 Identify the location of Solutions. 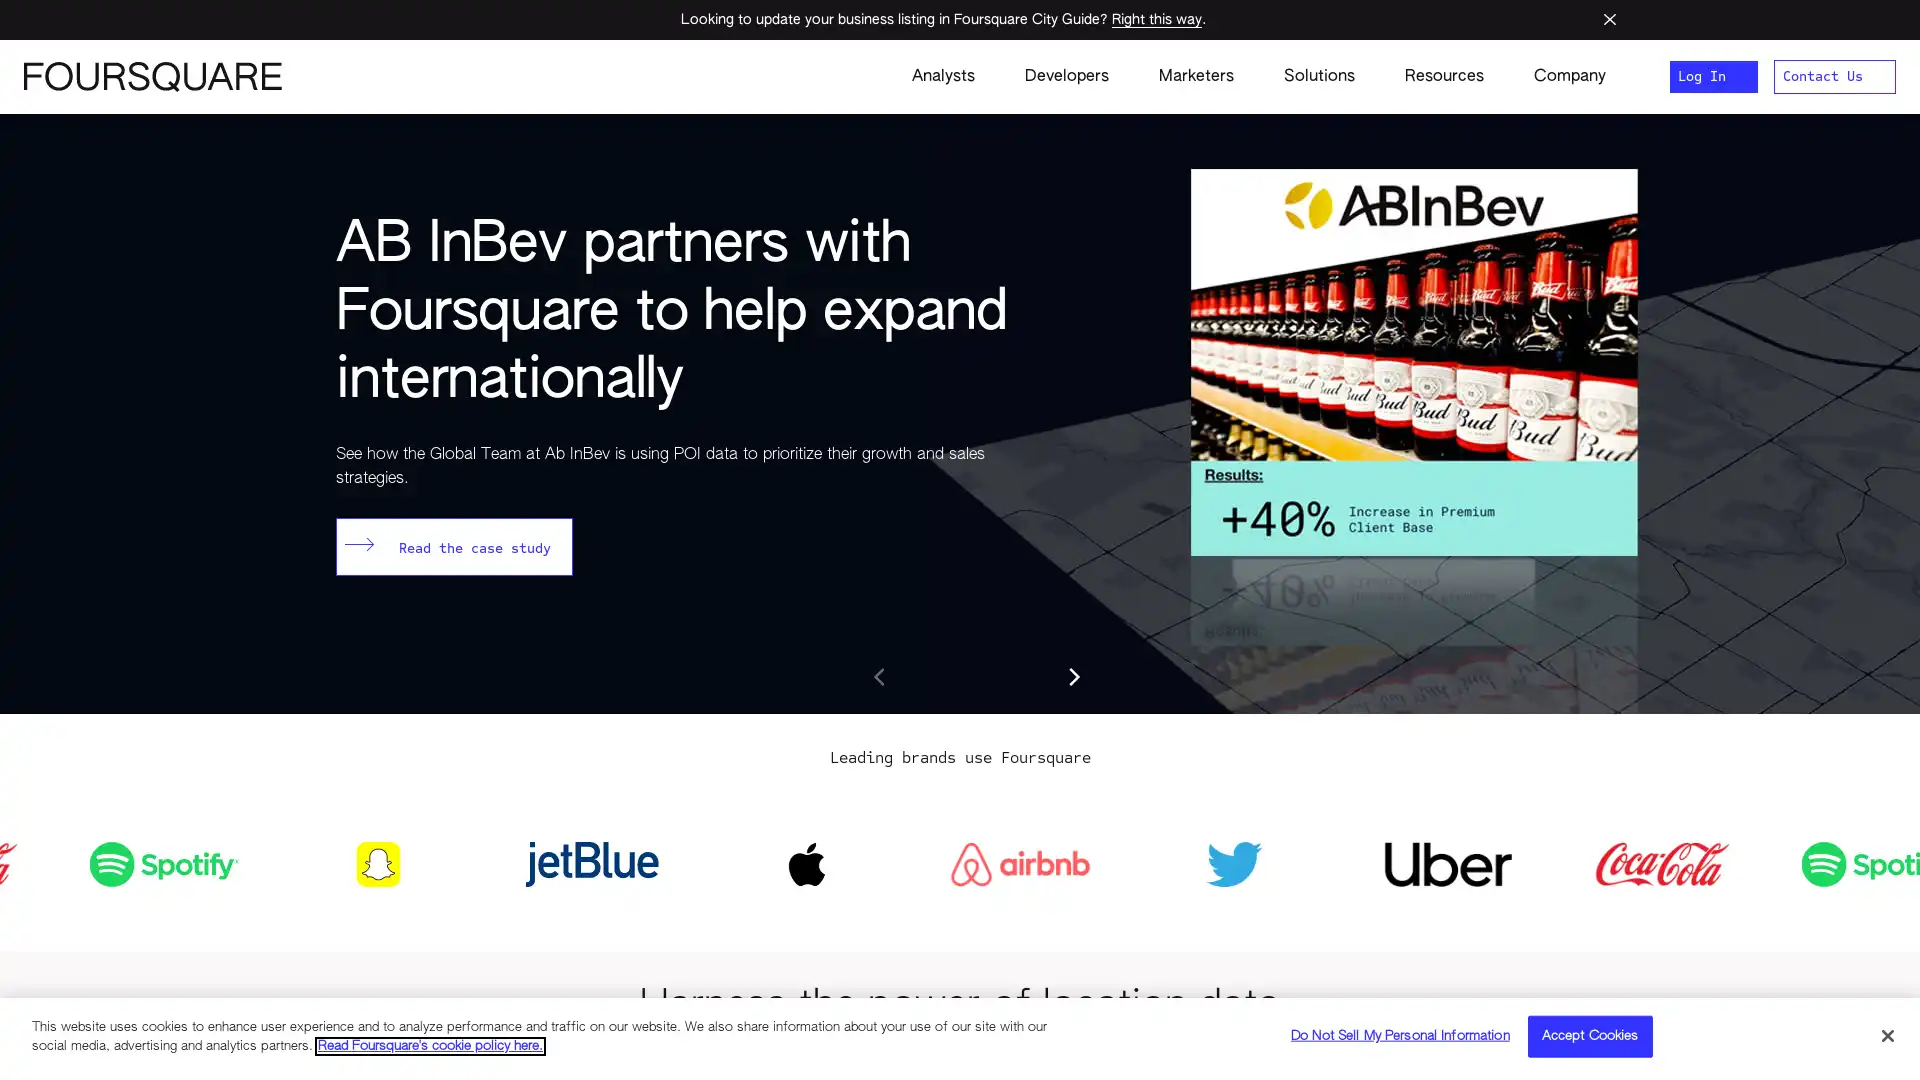
(1319, 76).